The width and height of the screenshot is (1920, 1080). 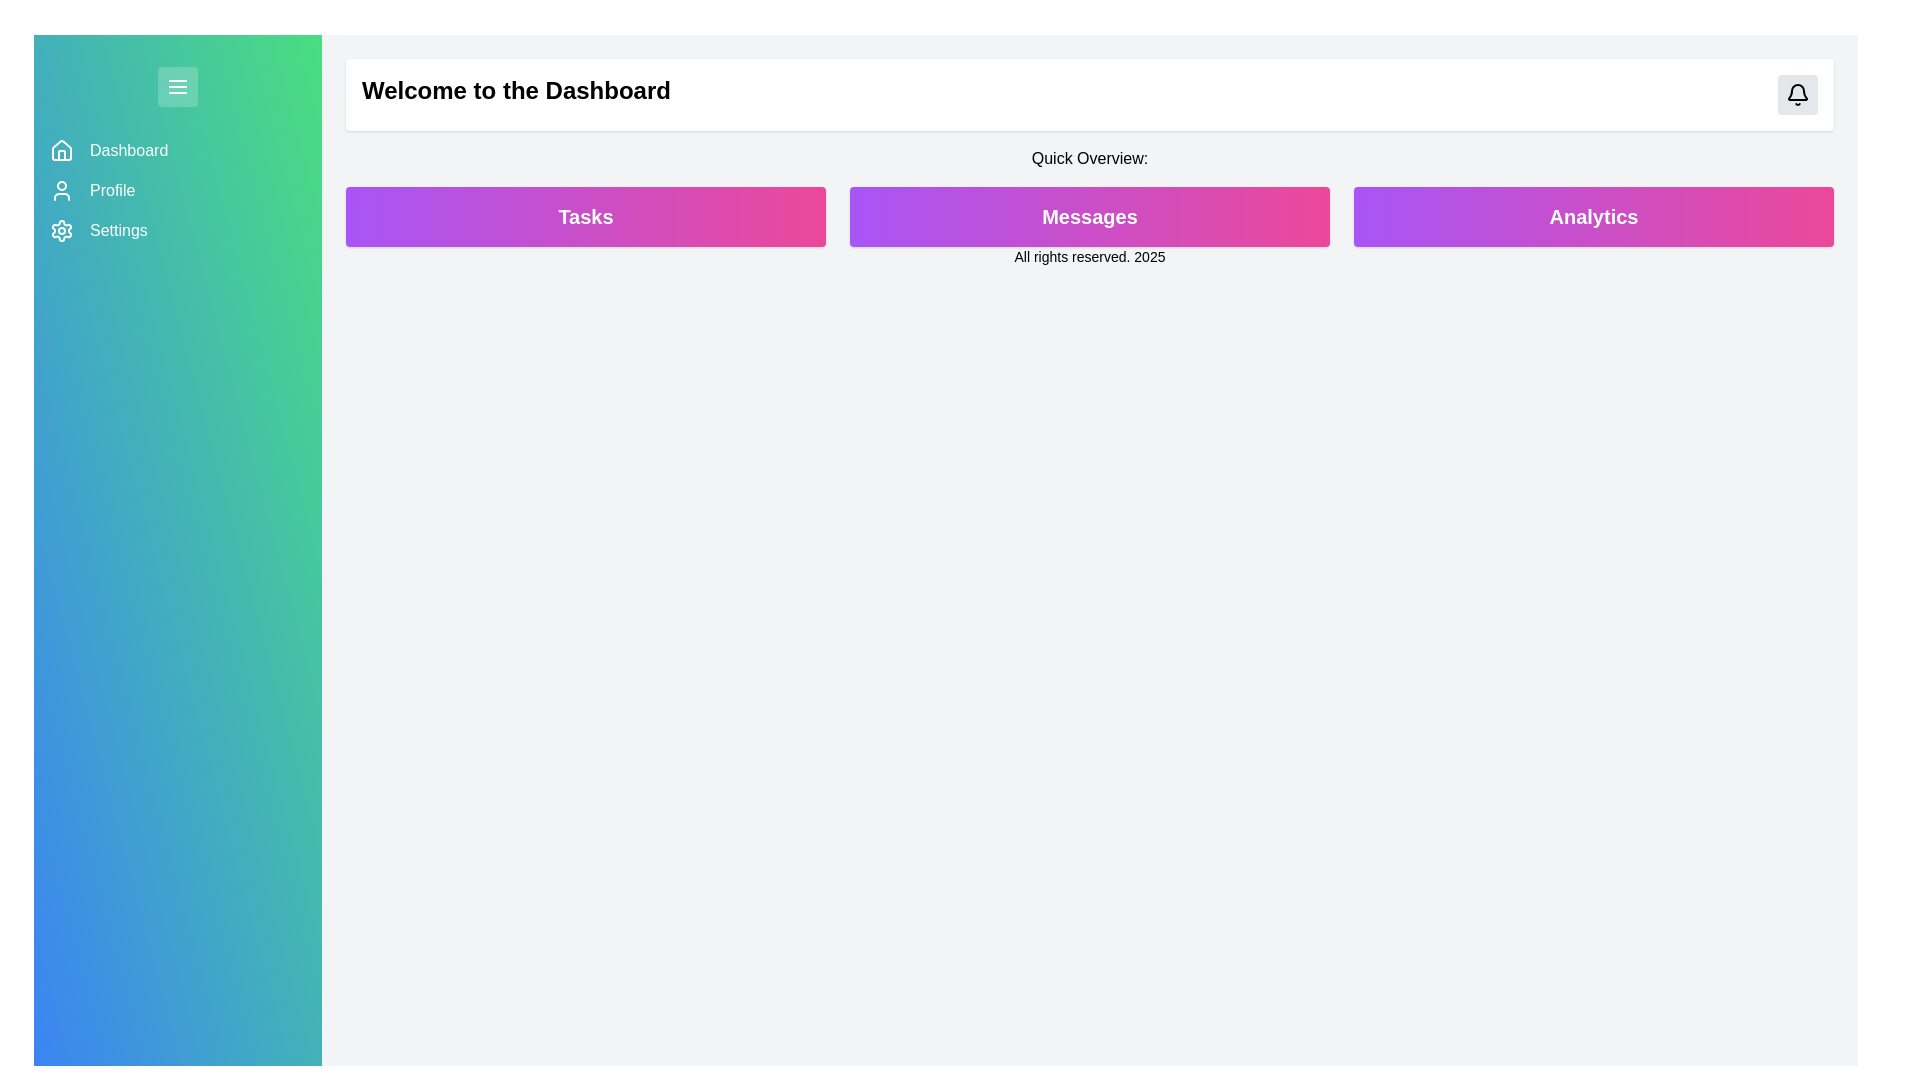 I want to click on the hamburger menu icon button located in the top left corner of the interface inside the green sidebar, so click(x=177, y=86).